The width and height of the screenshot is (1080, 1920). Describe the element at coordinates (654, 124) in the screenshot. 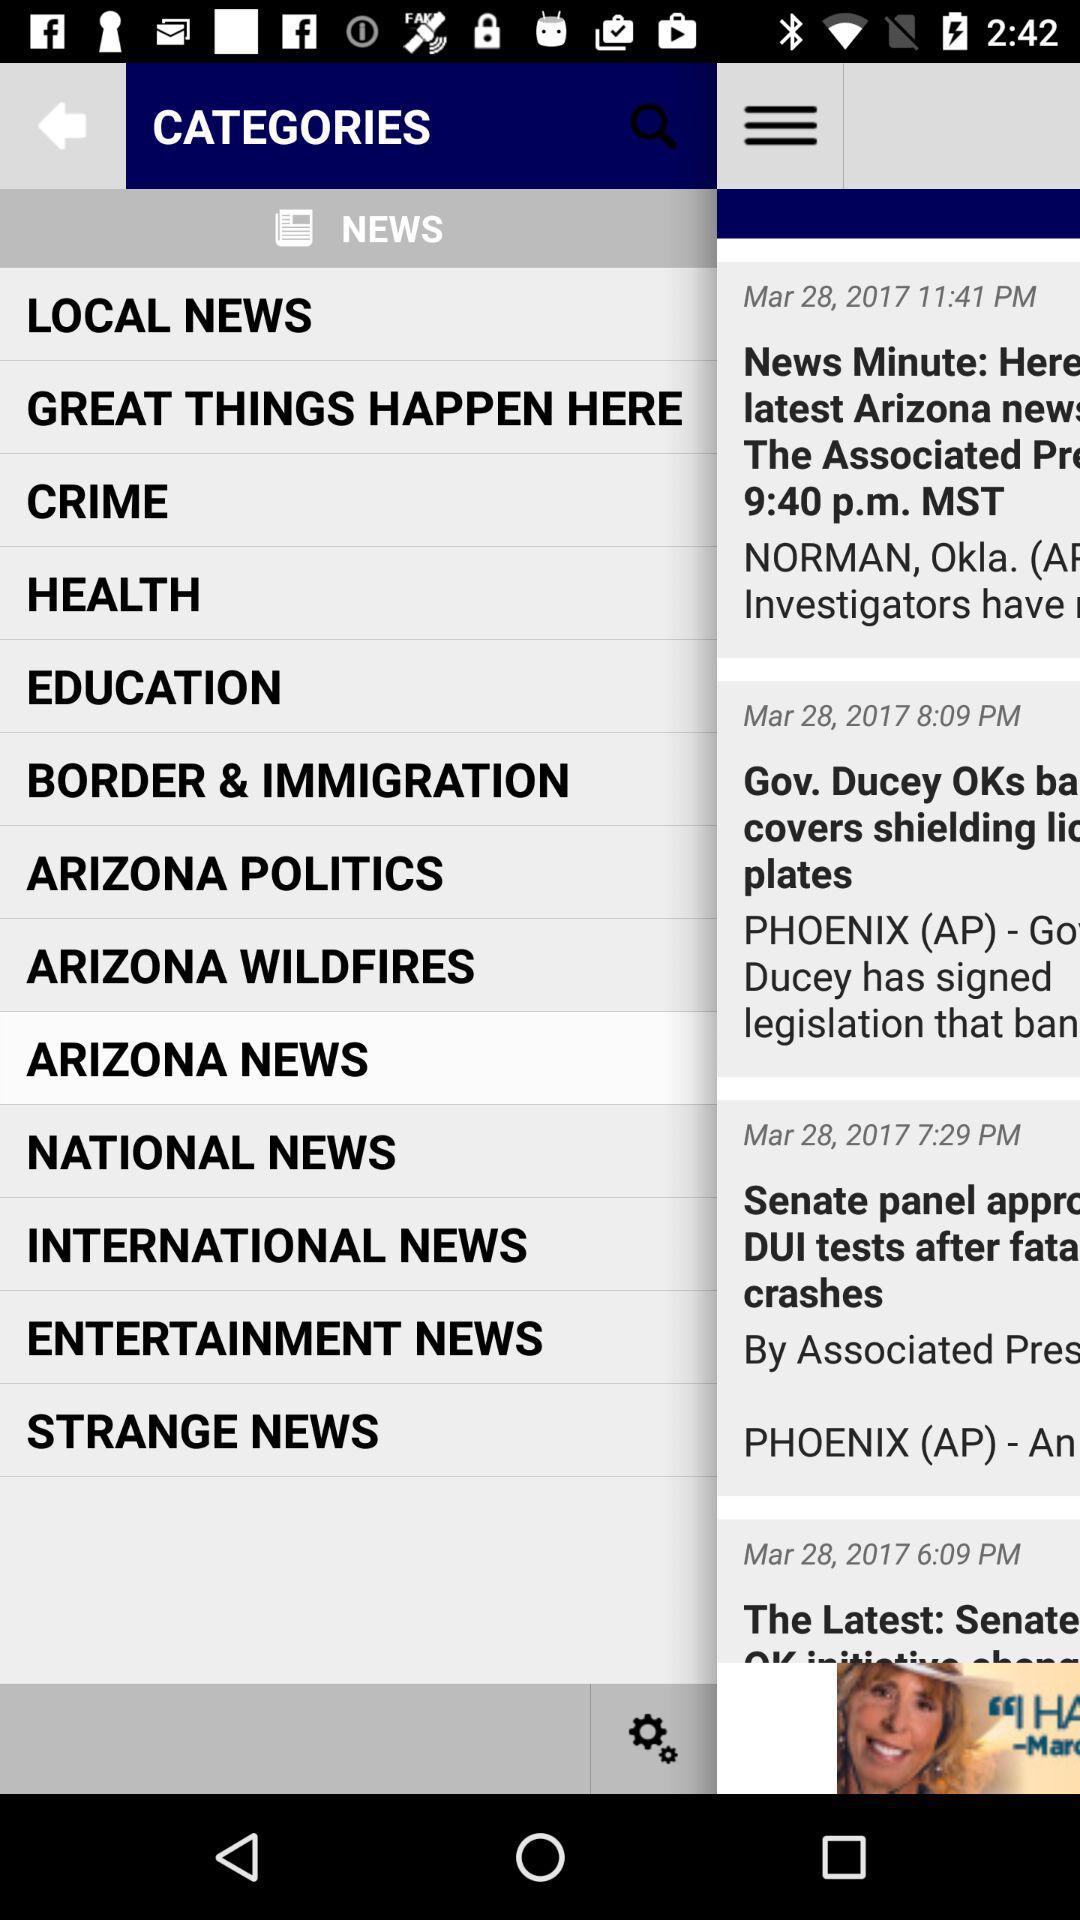

I see `the search icon` at that location.